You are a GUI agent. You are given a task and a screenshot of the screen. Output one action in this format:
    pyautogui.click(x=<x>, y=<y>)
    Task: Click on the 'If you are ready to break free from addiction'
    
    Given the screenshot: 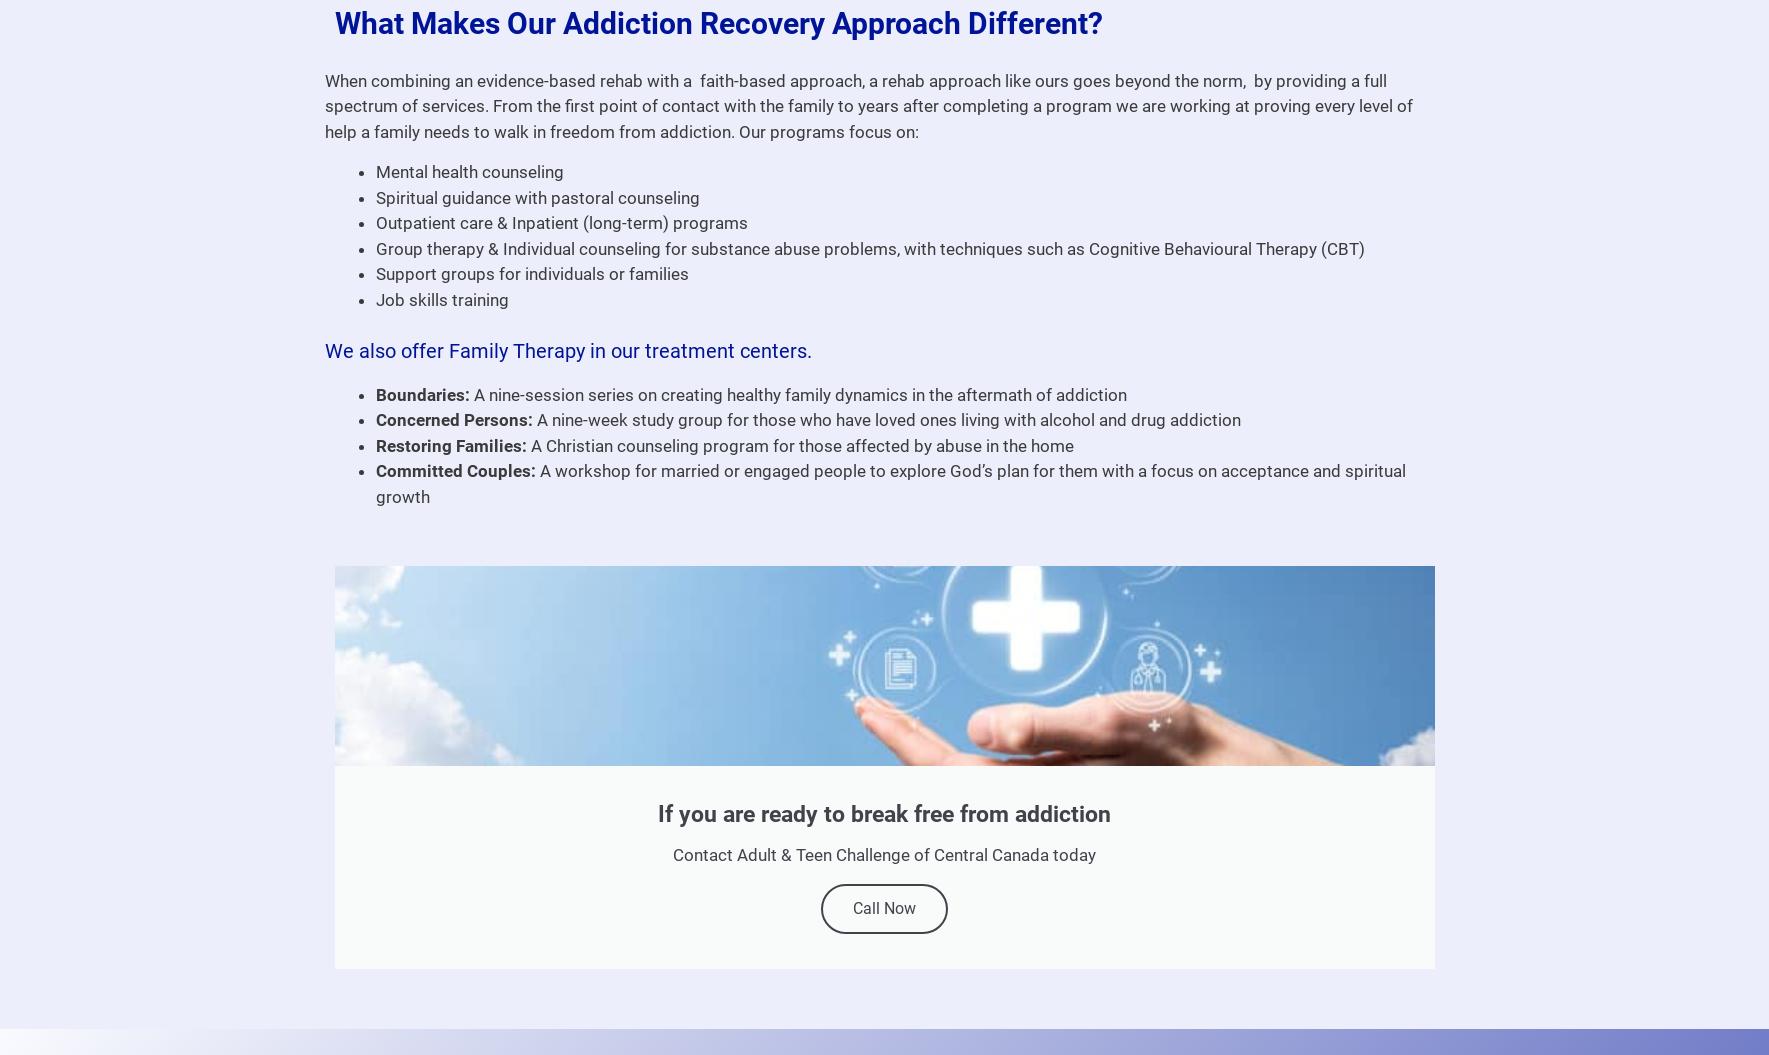 What is the action you would take?
    pyautogui.click(x=883, y=812)
    